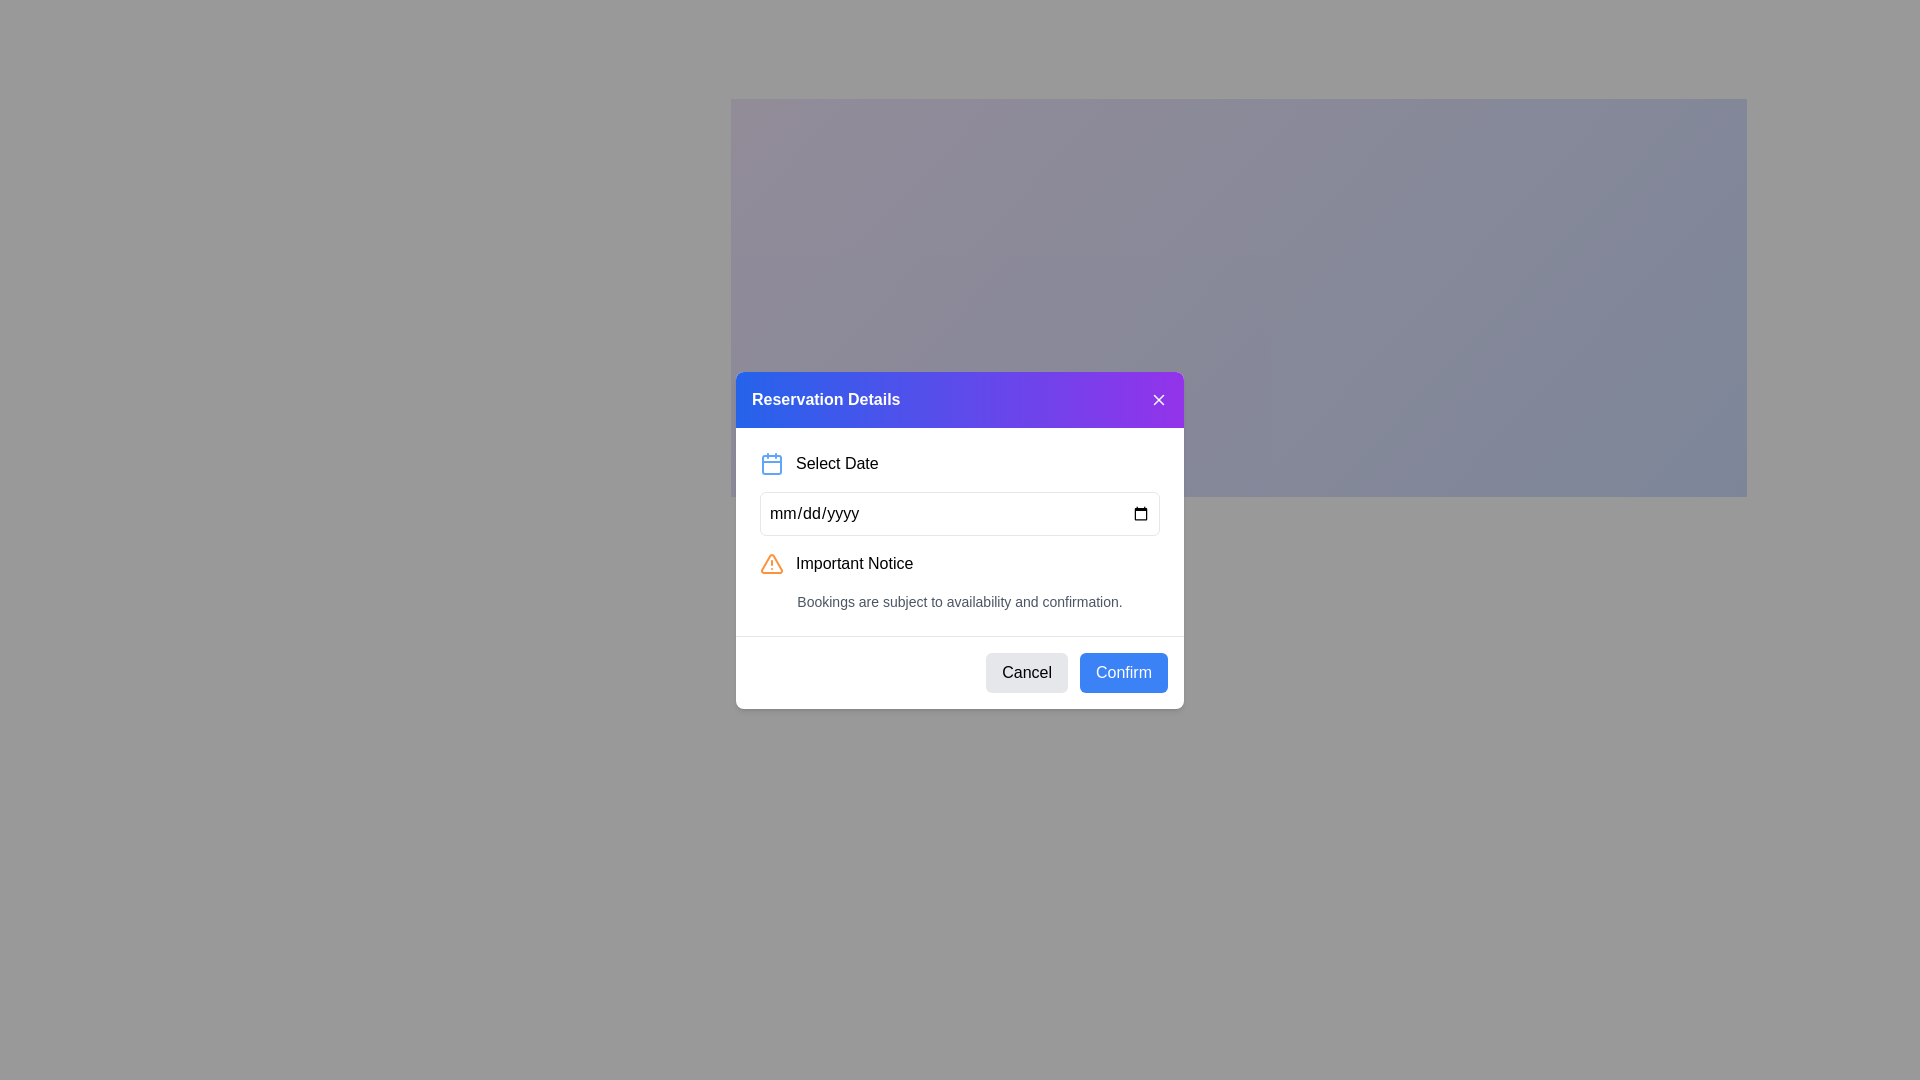 Image resolution: width=1920 pixels, height=1080 pixels. Describe the element at coordinates (1027, 672) in the screenshot. I see `the 'Cancel' button with rounded corners and a light gray background in the 'Reservation Details' modal` at that location.